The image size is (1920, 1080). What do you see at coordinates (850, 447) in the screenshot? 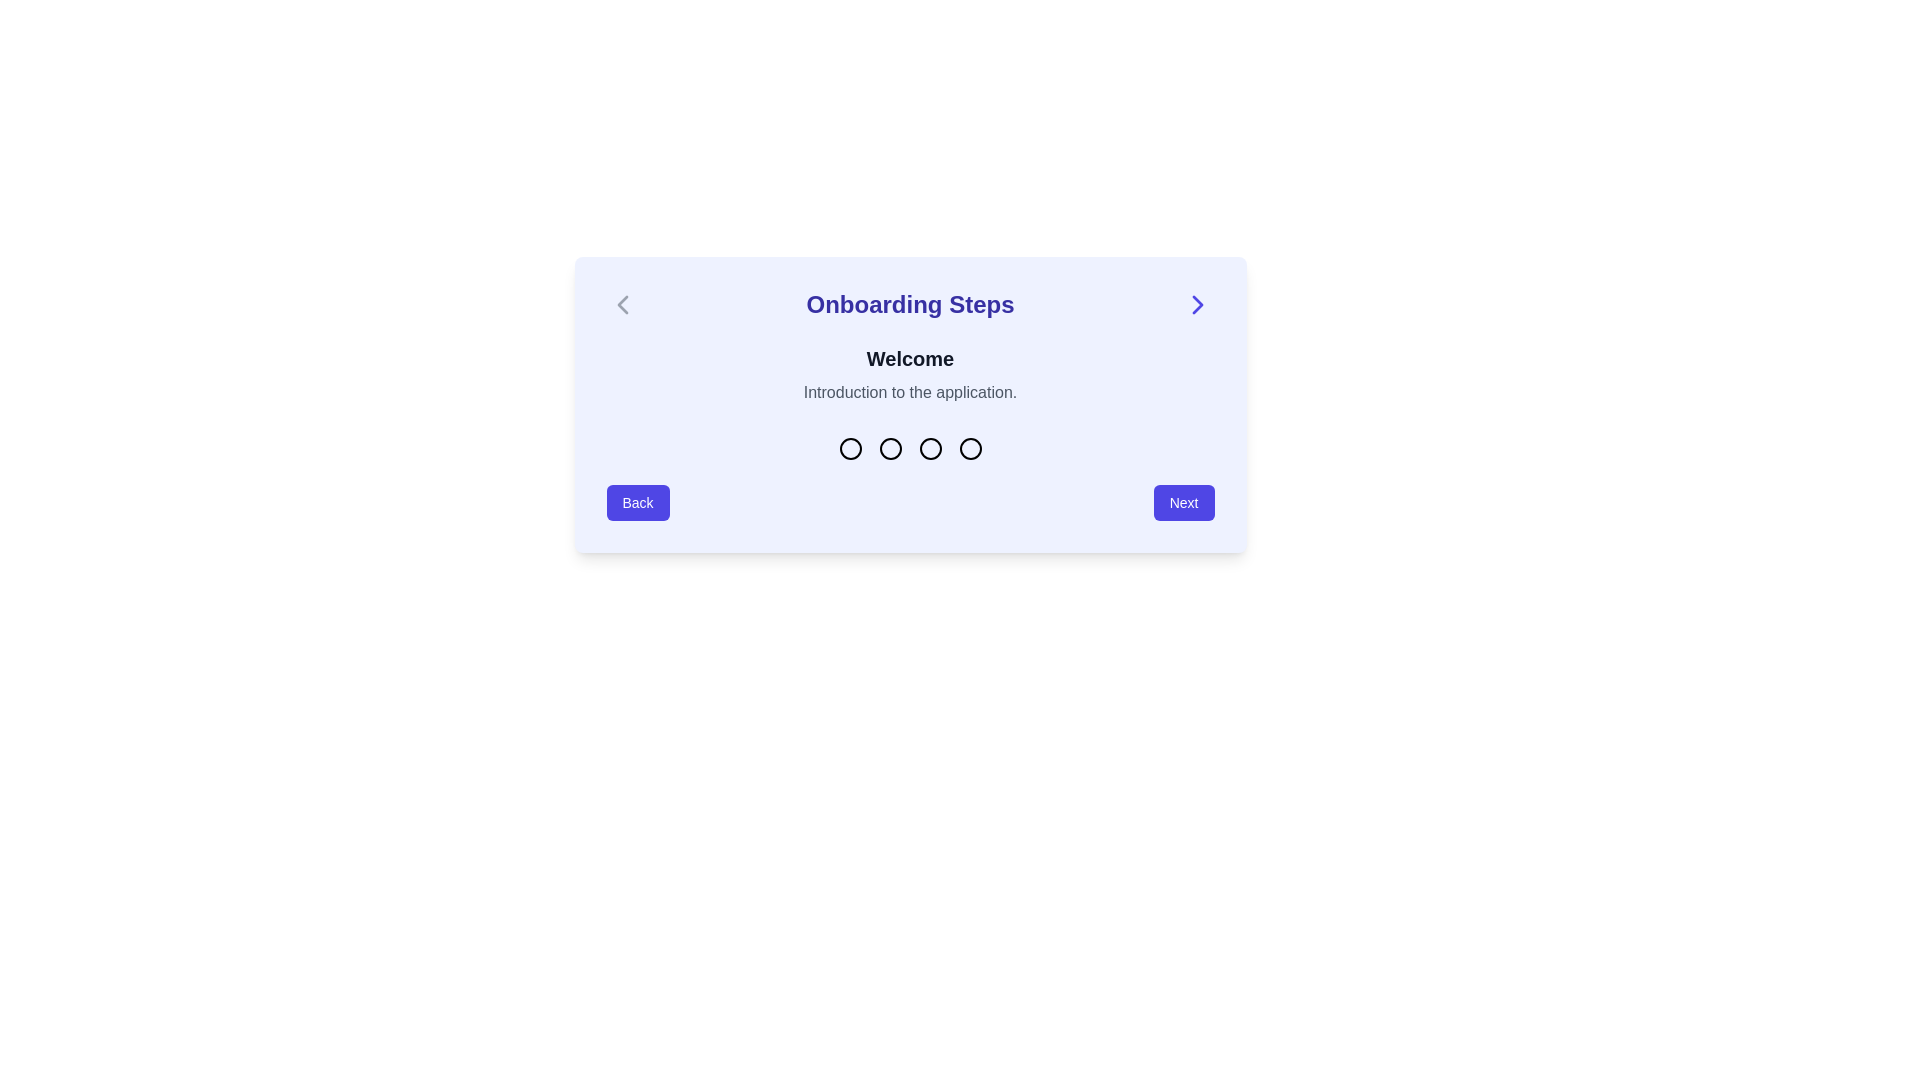
I see `the second circular indicator in the onboarding step sequence, which is part of a group of four circles` at bounding box center [850, 447].